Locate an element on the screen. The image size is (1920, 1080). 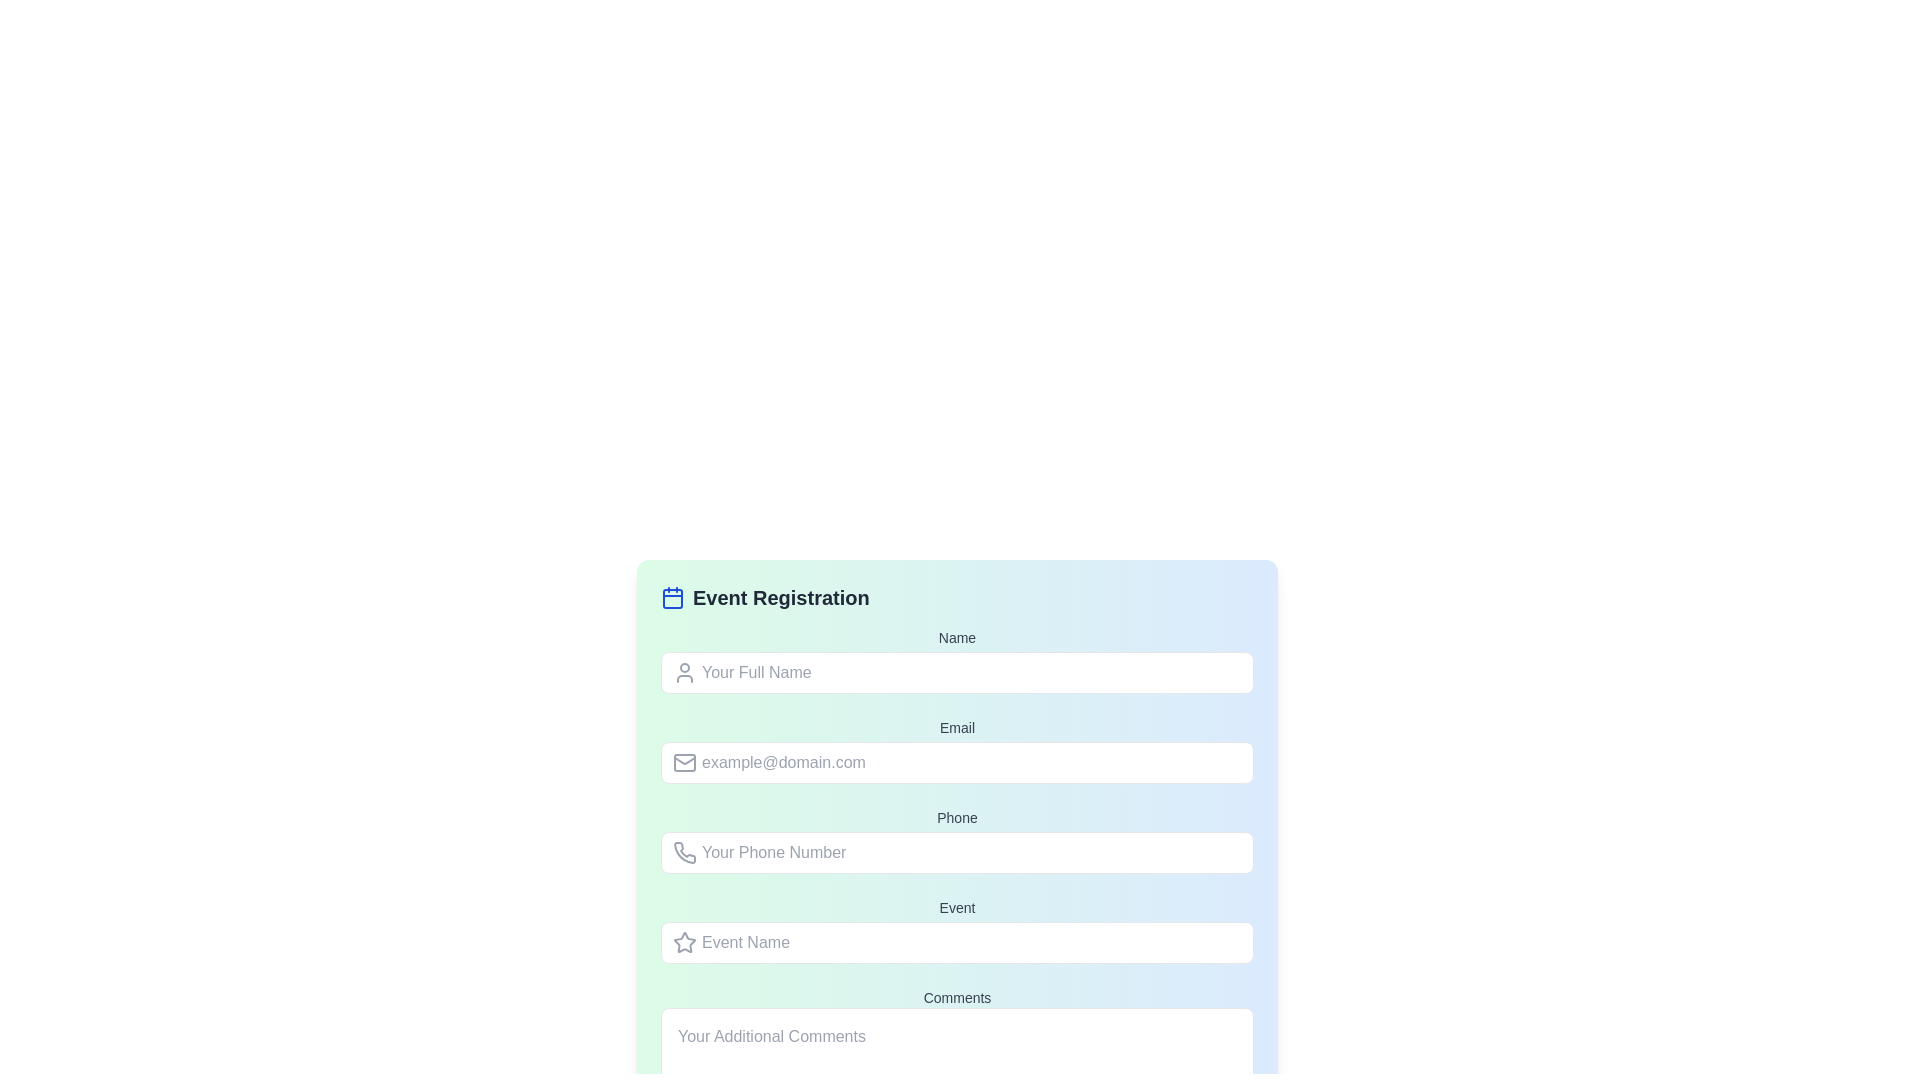
the decorative component of the calendar icon, which is located at the center of the icon displayed to the left of the 'Event Registration' heading is located at coordinates (672, 597).